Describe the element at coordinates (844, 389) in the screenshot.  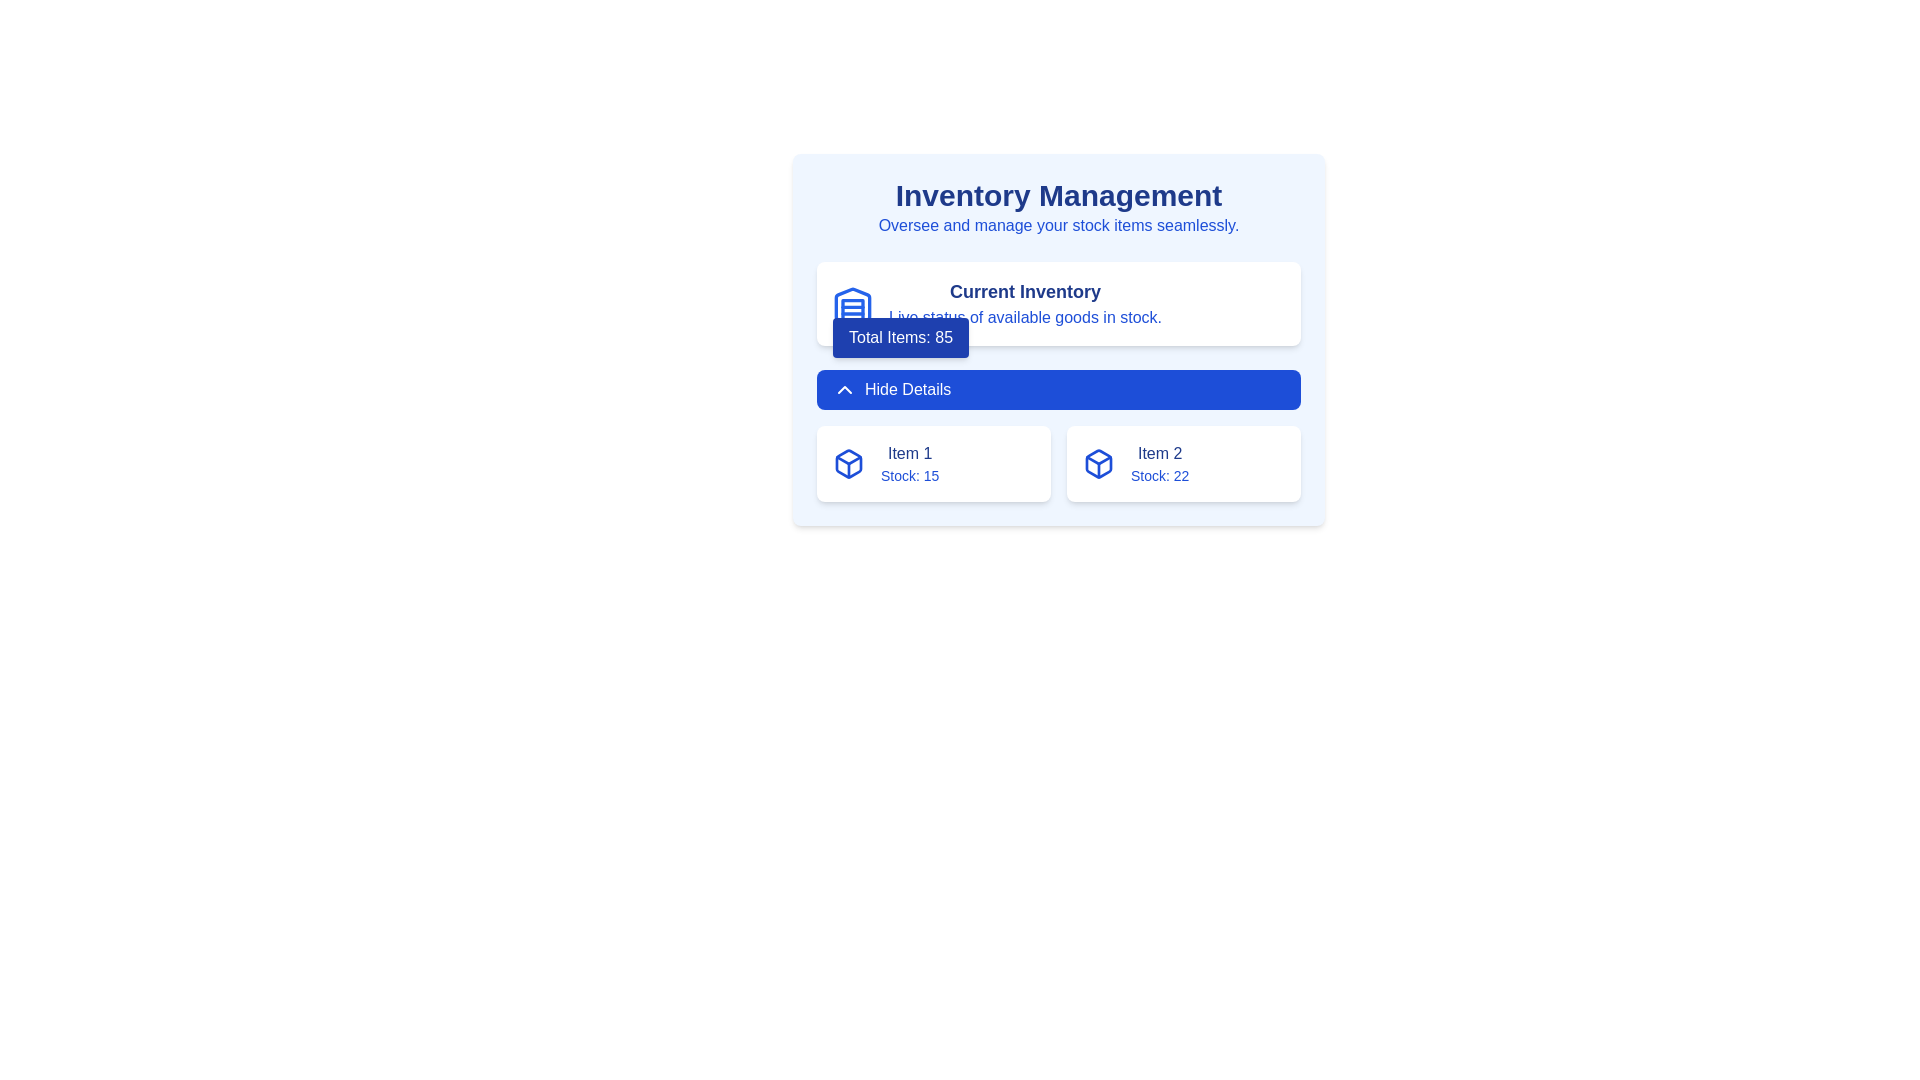
I see `the chevron icon that is part of the 'Hide Details' button located at the bottom-right of the card` at that location.